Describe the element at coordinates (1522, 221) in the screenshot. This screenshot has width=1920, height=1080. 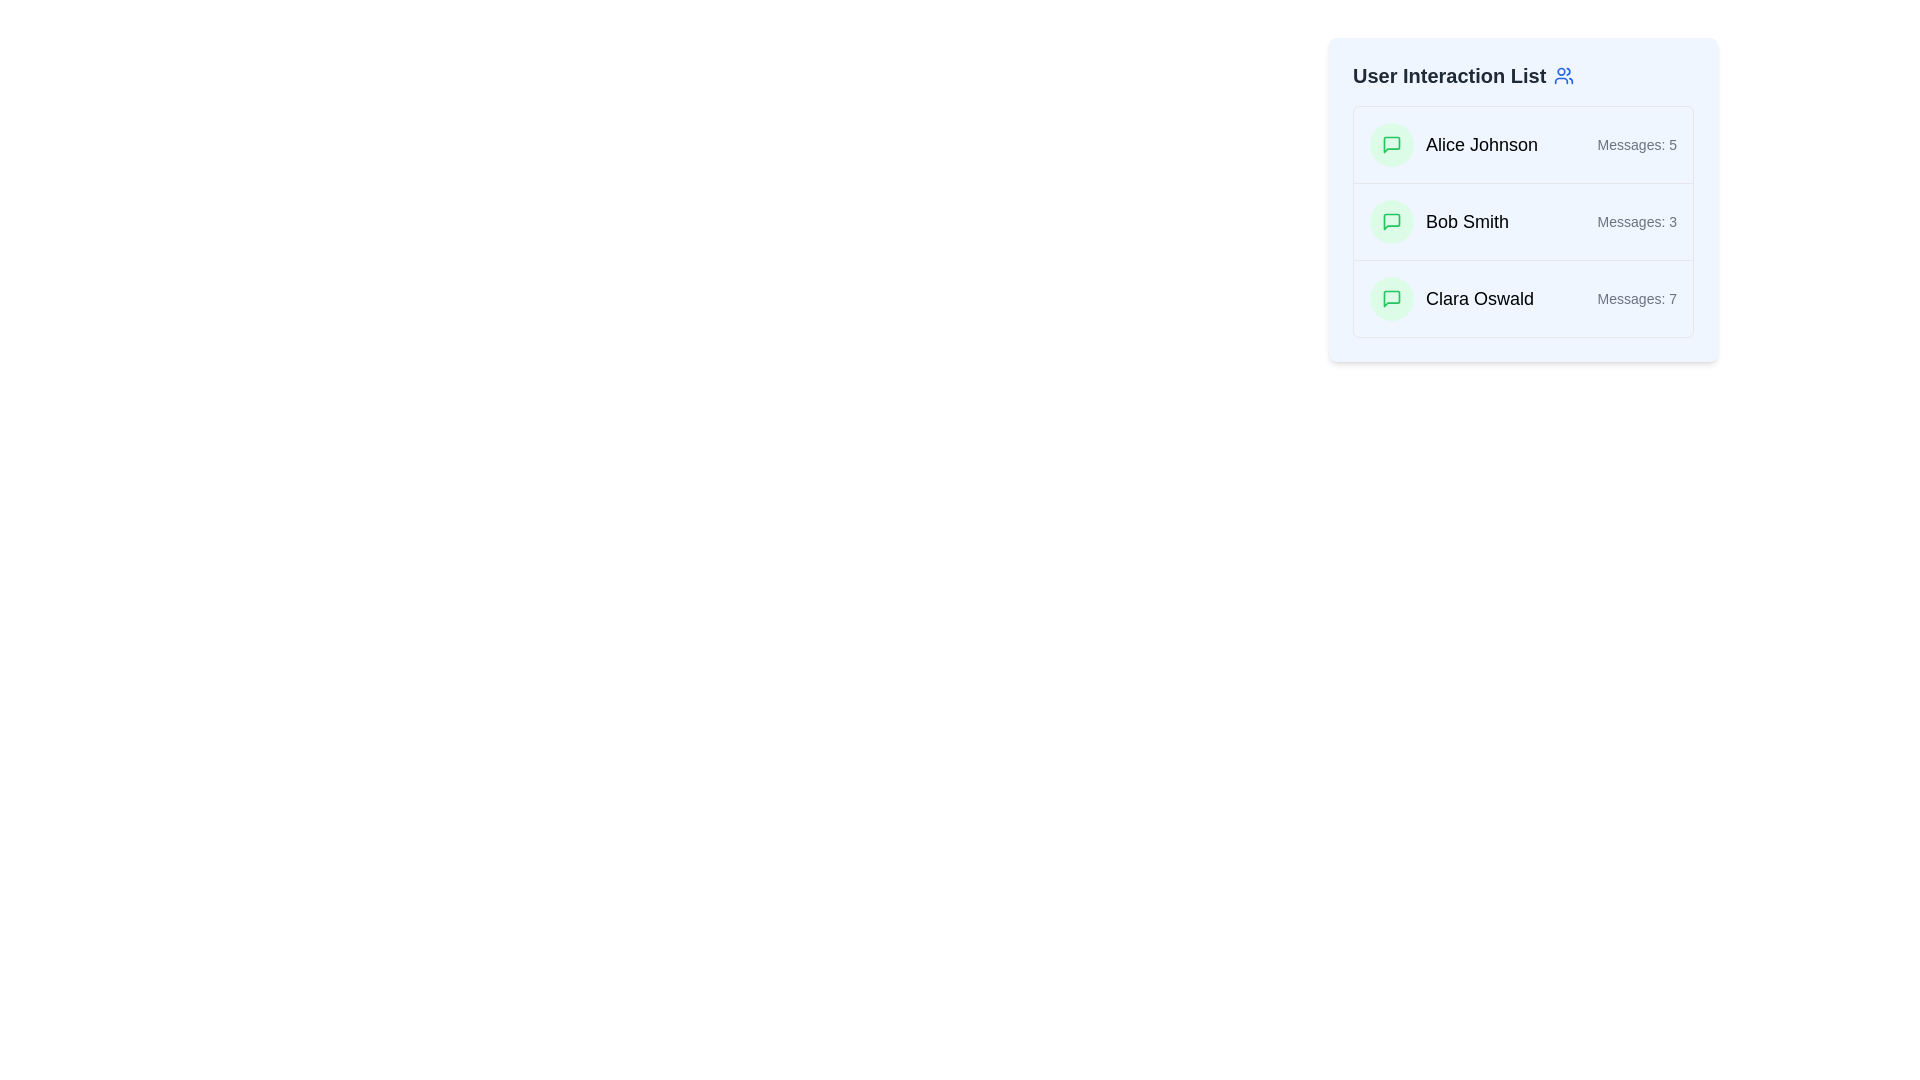
I see `the list item corresponding to Bob Smith` at that location.